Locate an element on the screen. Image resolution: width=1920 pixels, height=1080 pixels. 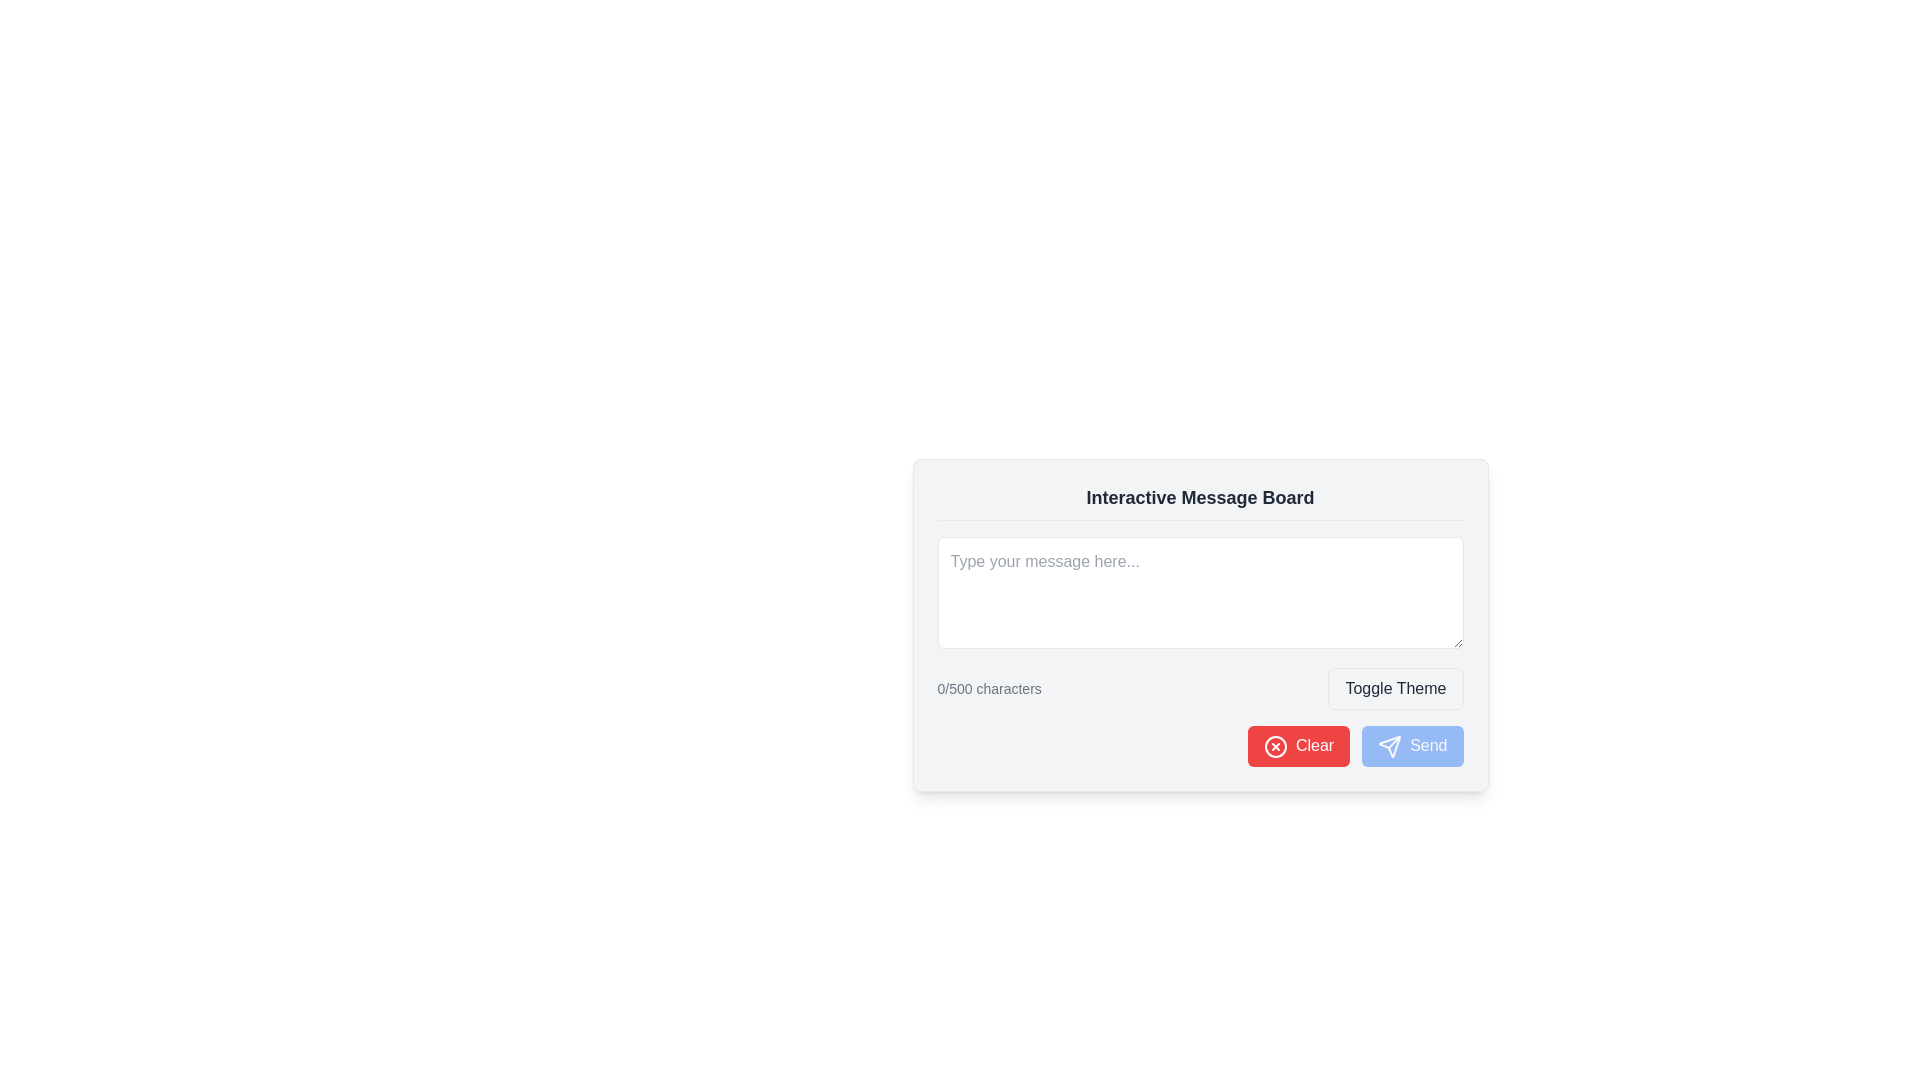
the send icon, which is a small, triangular arrow-like icon located to the left of the 'Send' text within the 'Send' button is located at coordinates (1389, 746).